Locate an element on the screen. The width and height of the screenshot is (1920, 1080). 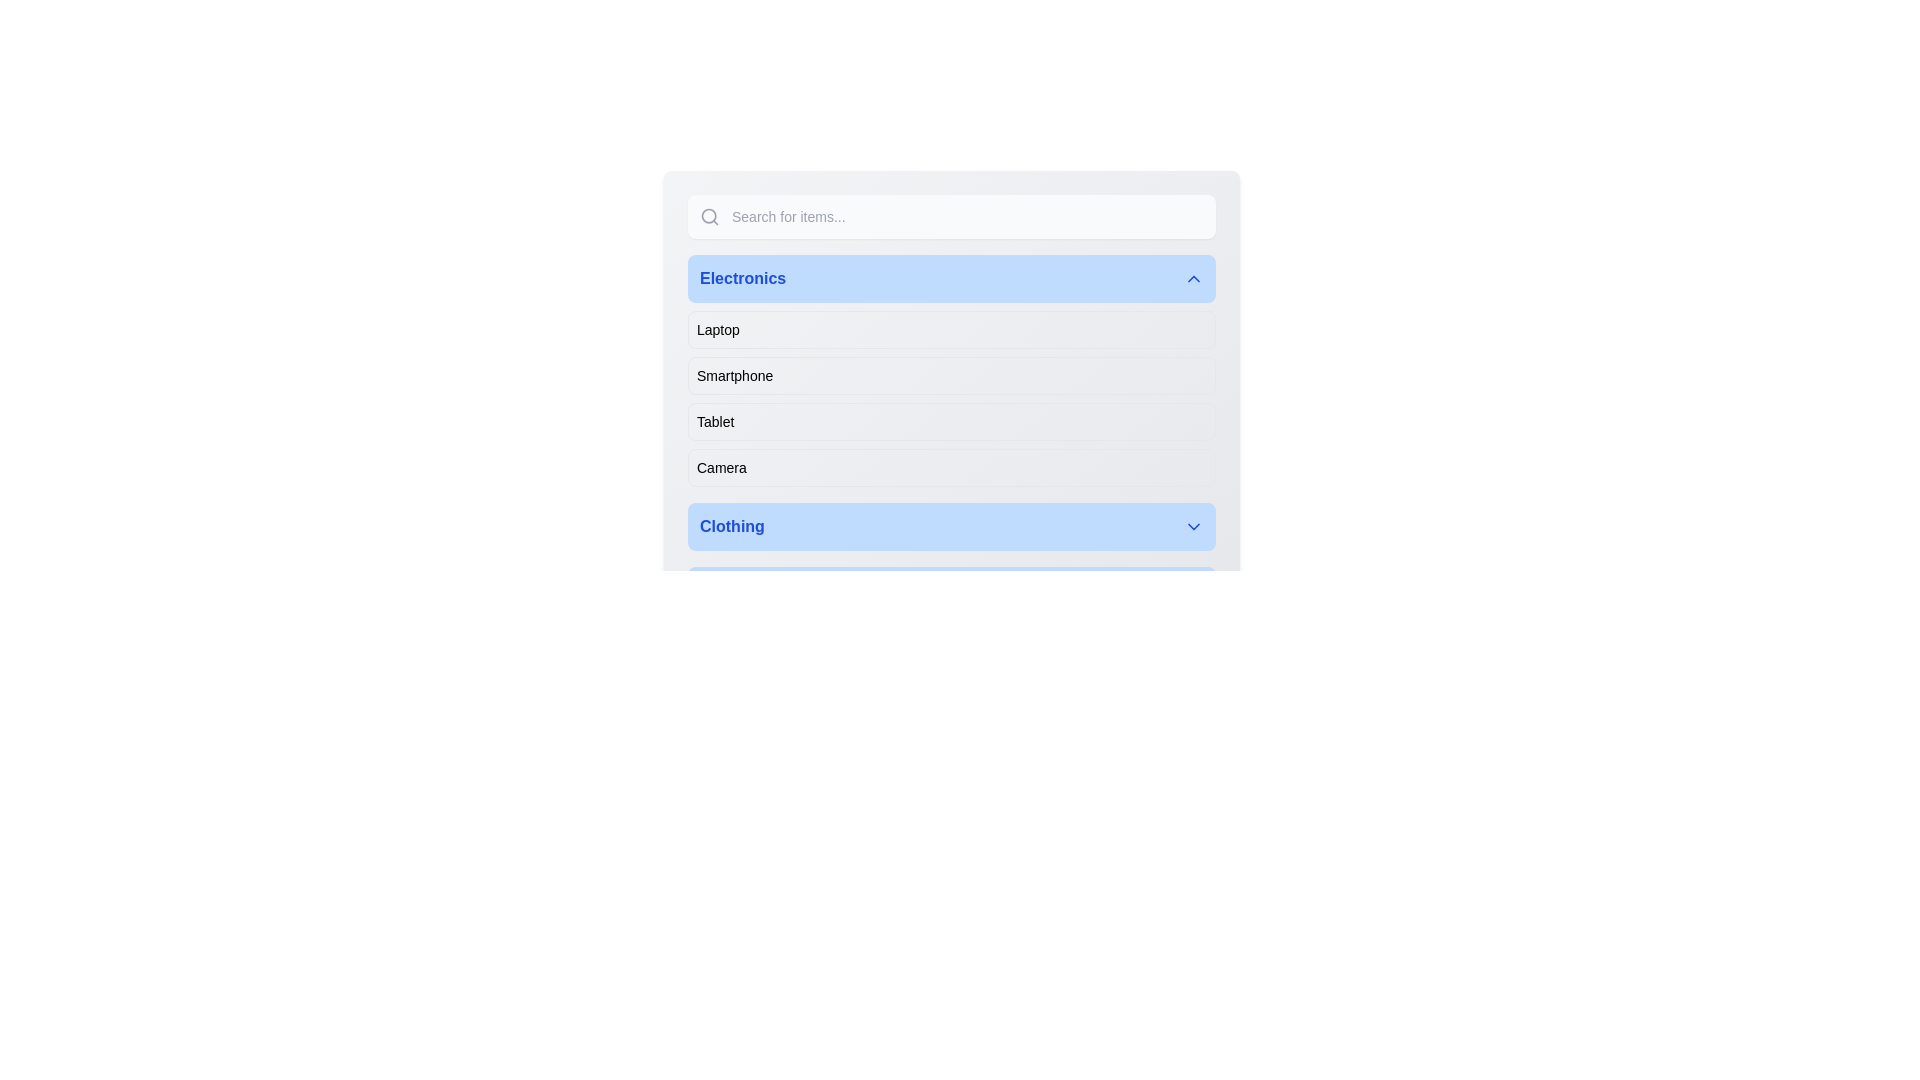
the 'Clothing' category button located in the dropdown section above 'Home Appliances' is located at coordinates (950, 526).